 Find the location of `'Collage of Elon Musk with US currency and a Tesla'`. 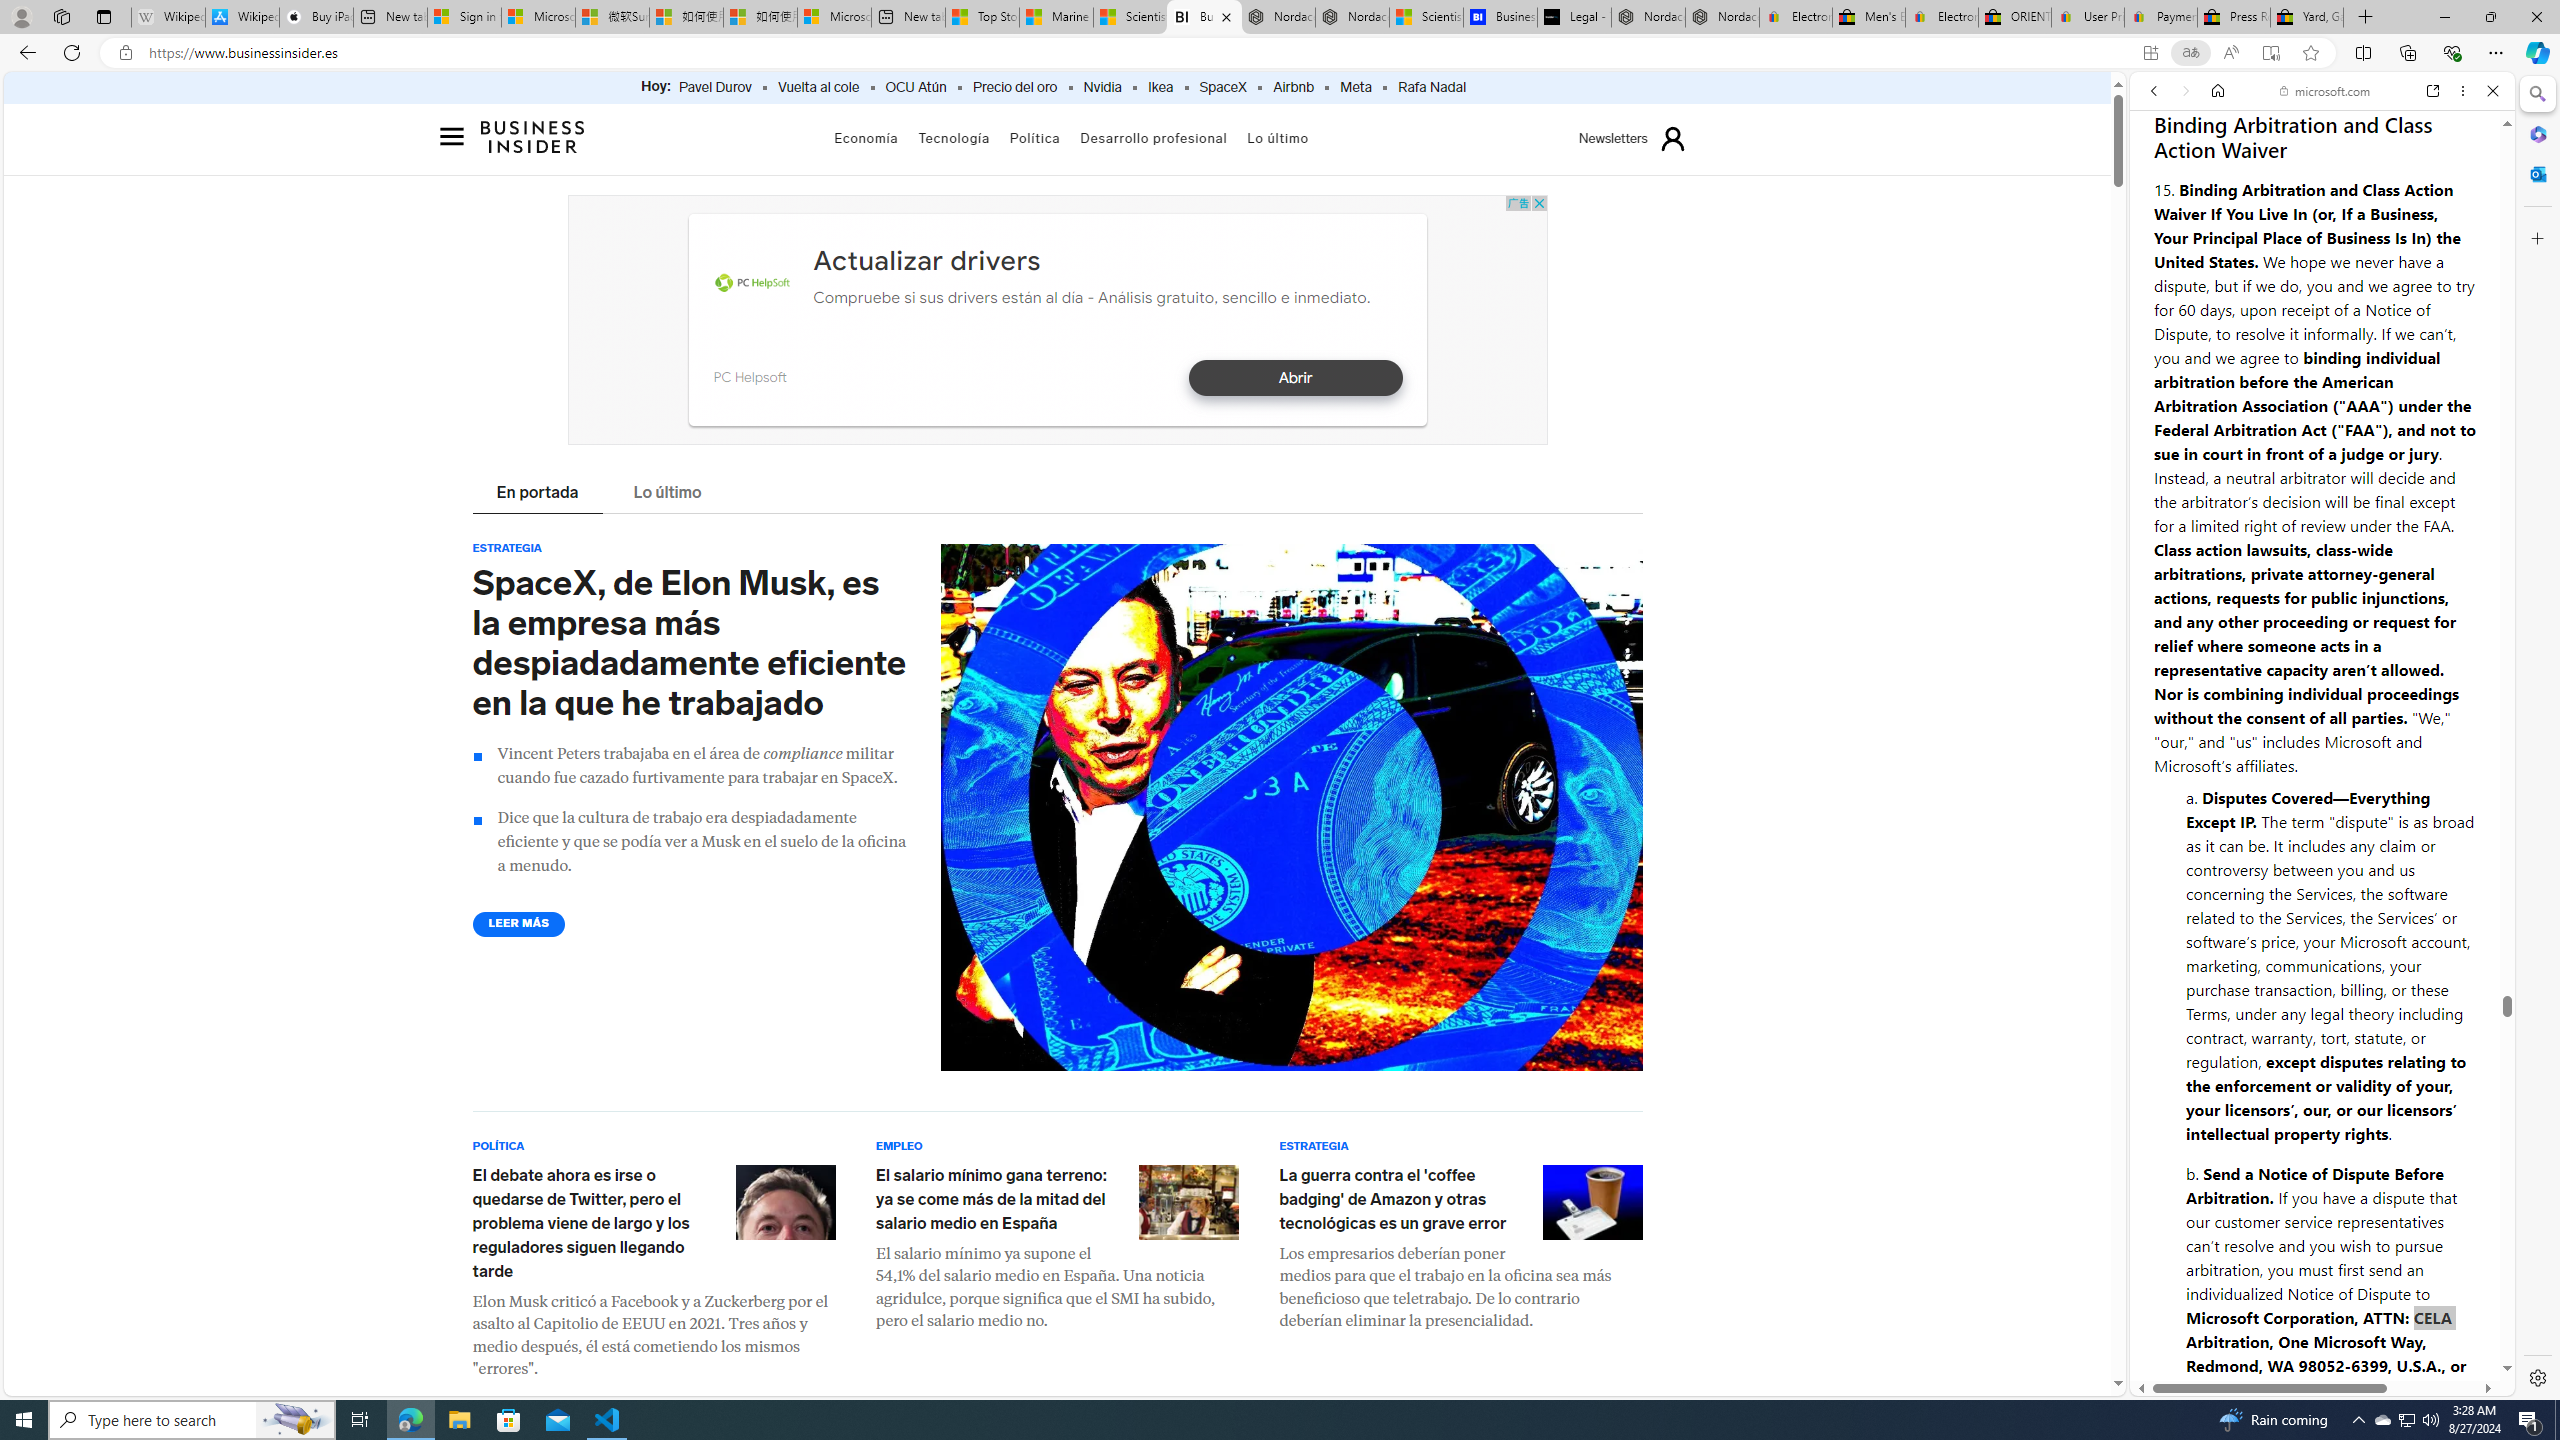

'Collage of Elon Musk with US currency and a Tesla' is located at coordinates (1291, 807).